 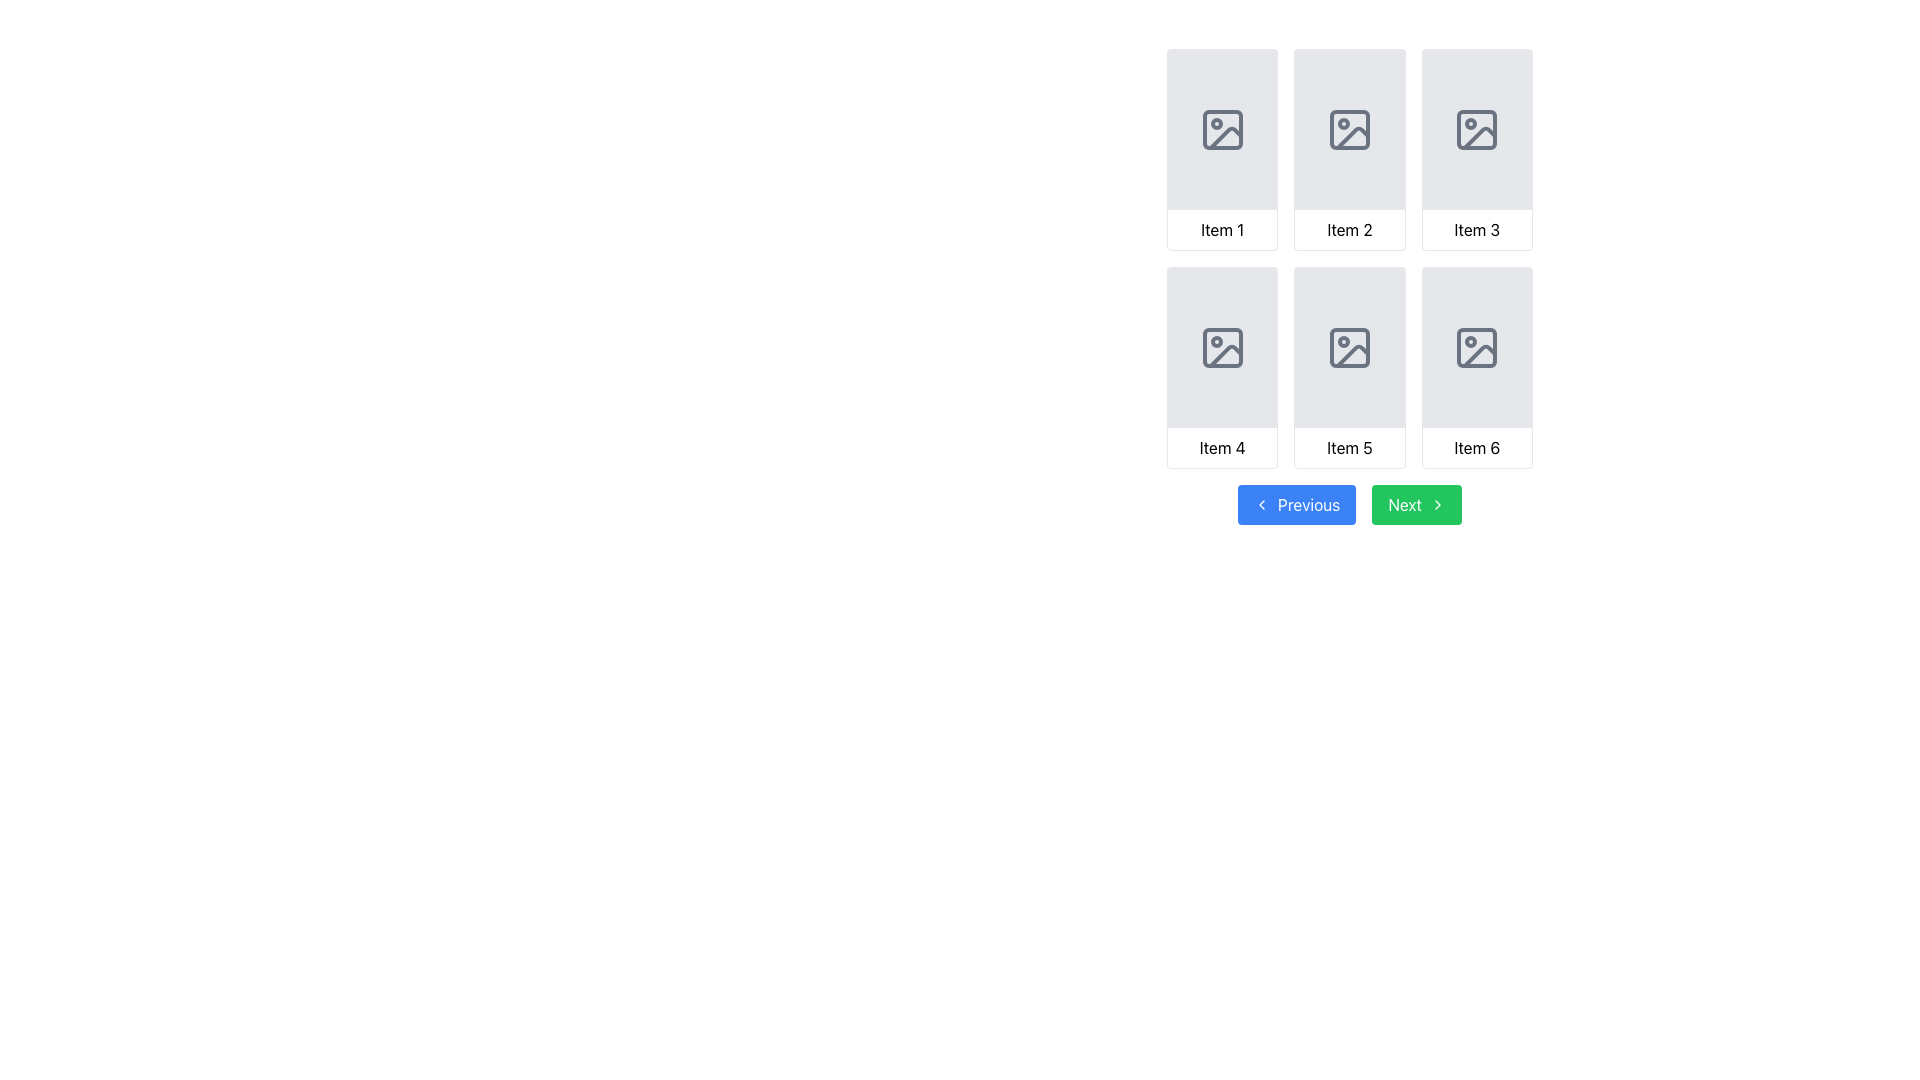 What do you see at coordinates (1296, 504) in the screenshot?
I see `the 'Previous' button located to the left of the 'Next' button in the paginated interface` at bounding box center [1296, 504].